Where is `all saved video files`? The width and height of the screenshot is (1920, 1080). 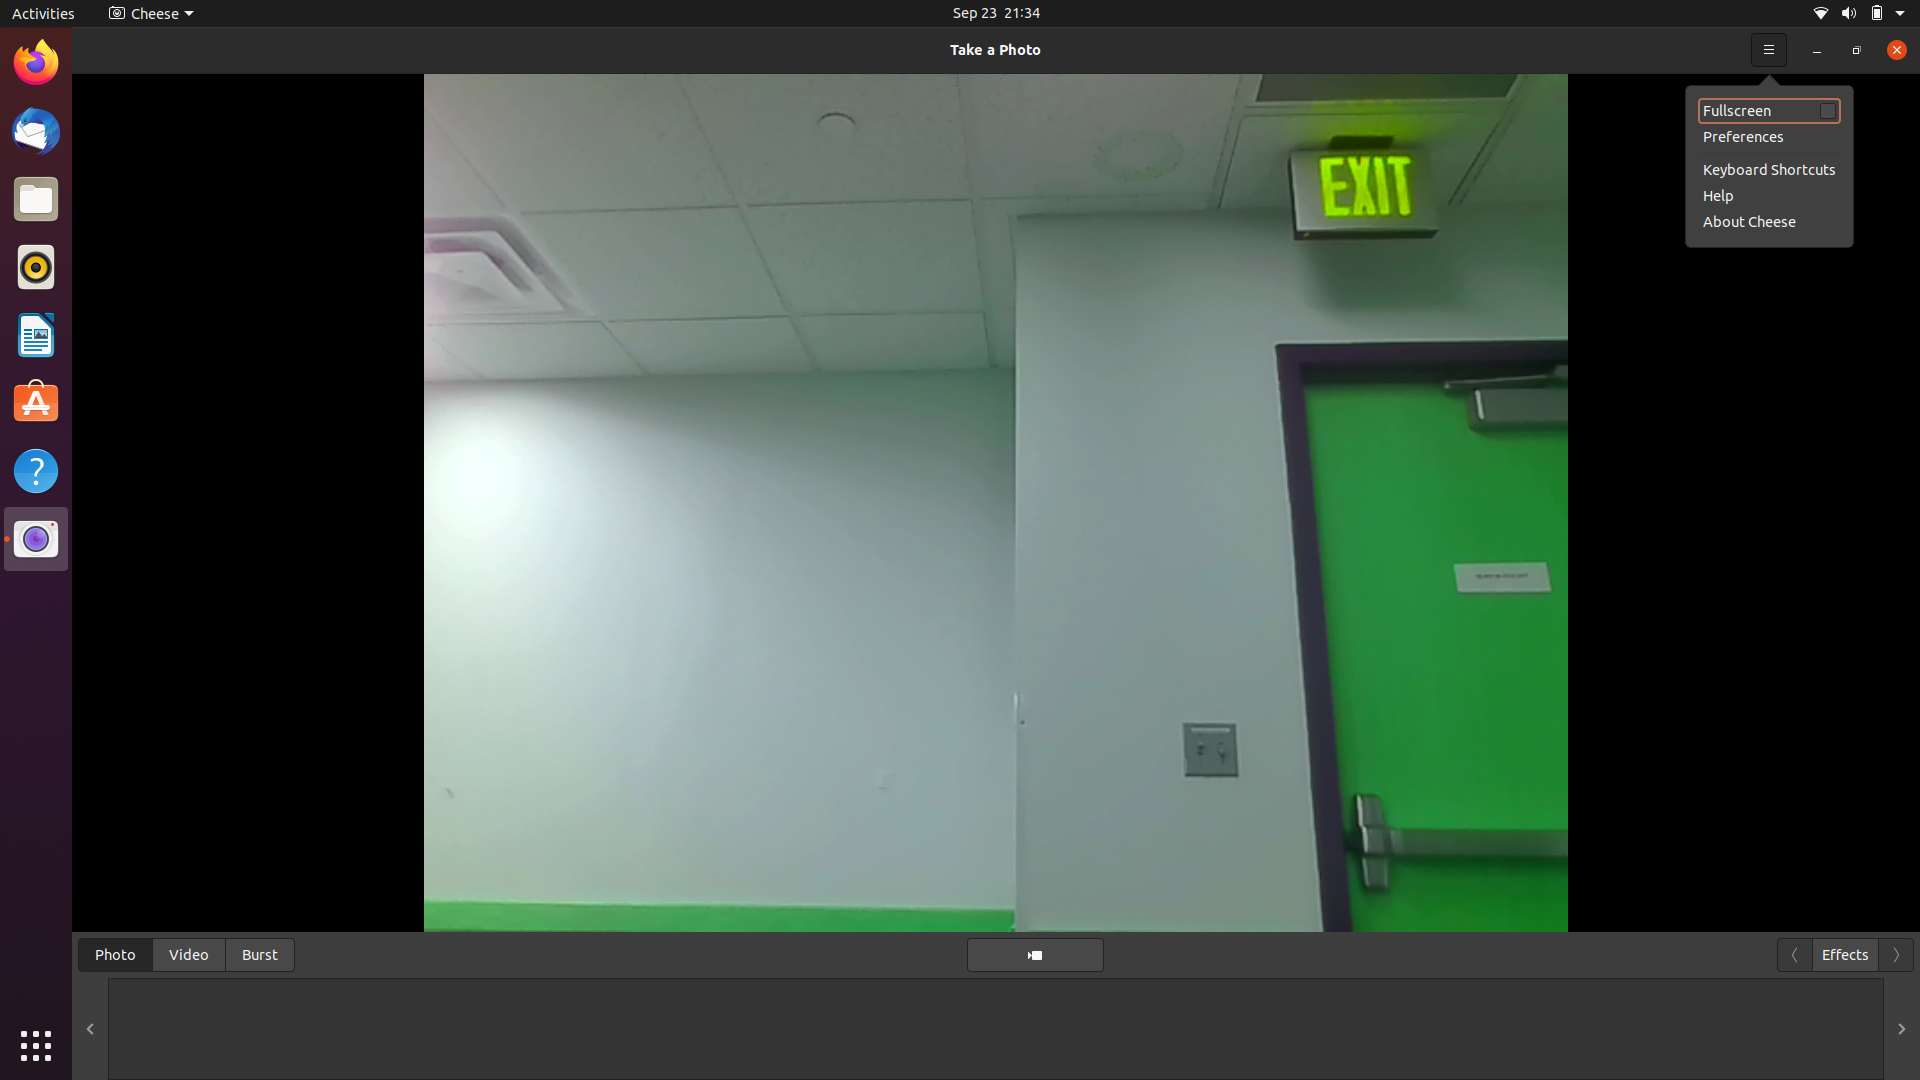 all saved video files is located at coordinates (188, 952).